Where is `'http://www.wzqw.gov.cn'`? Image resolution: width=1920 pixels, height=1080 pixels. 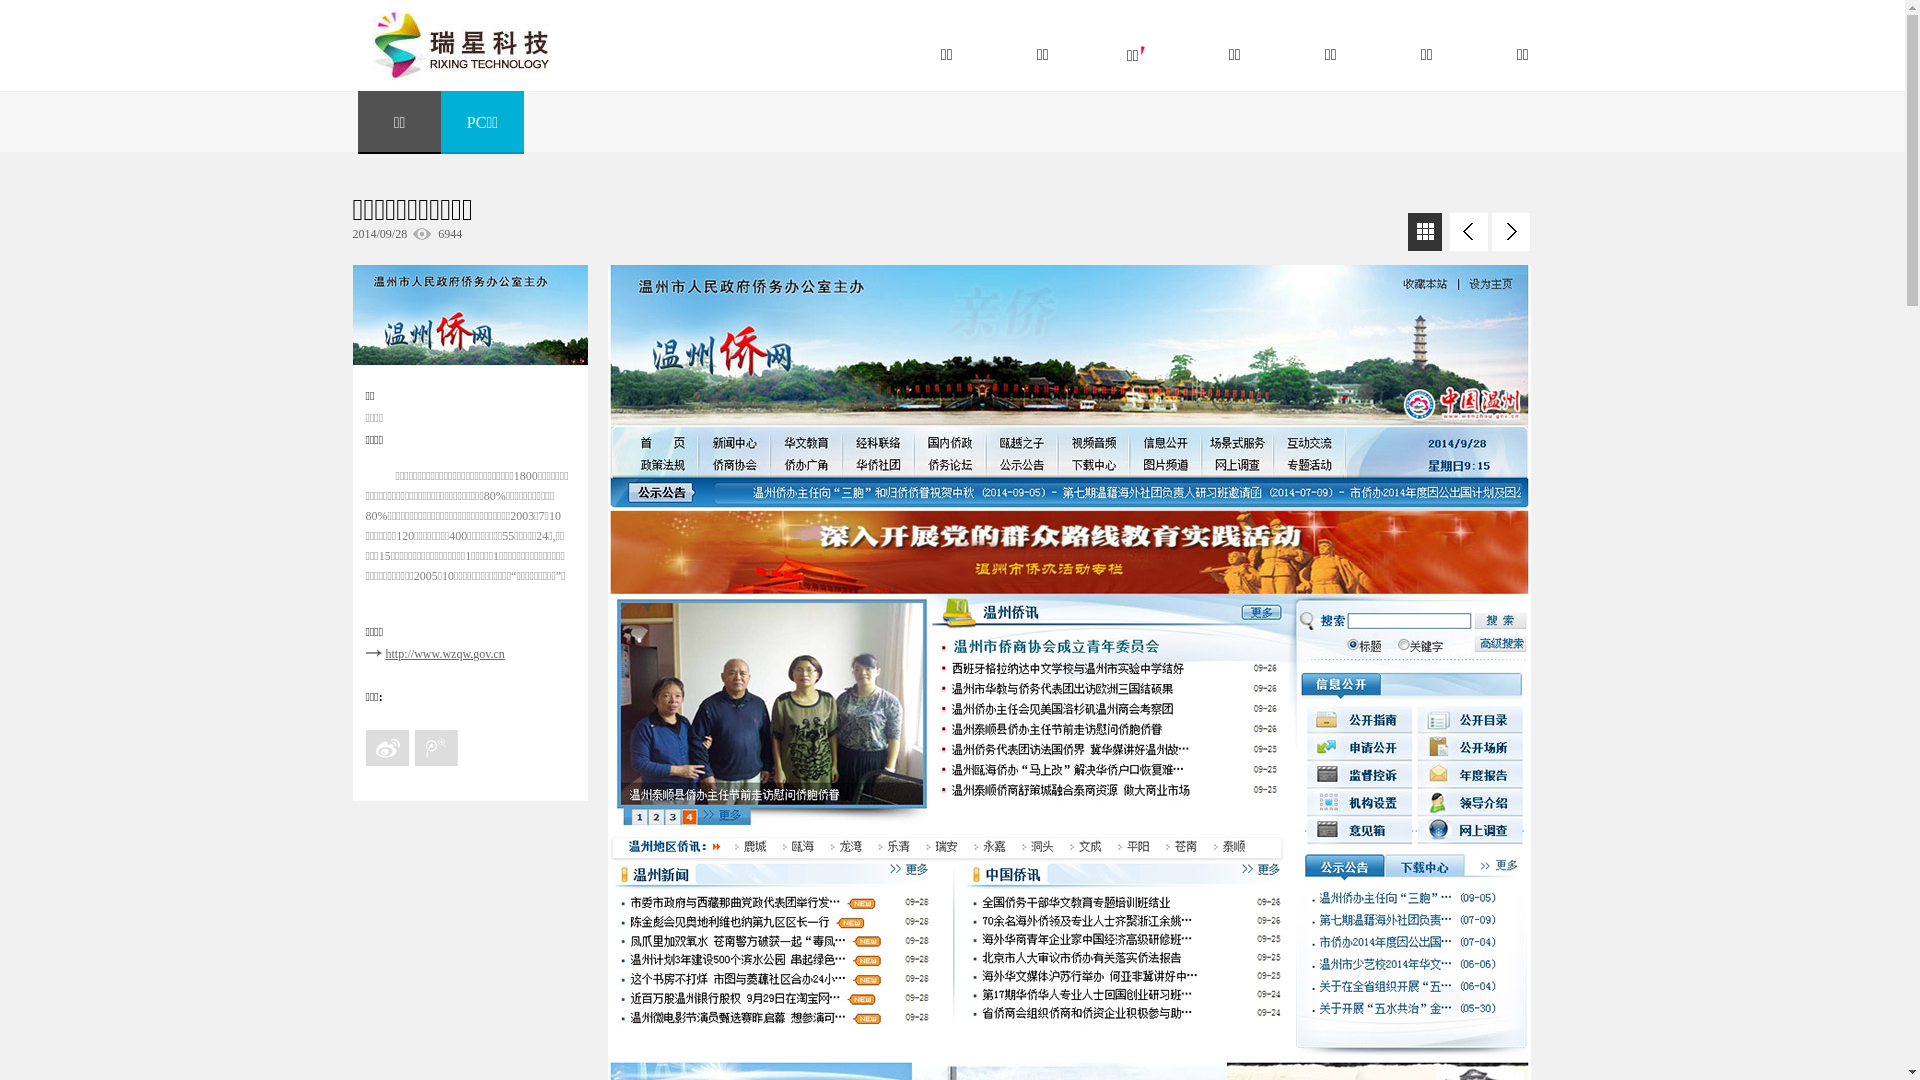 'http://www.wzqw.gov.cn' is located at coordinates (444, 654).